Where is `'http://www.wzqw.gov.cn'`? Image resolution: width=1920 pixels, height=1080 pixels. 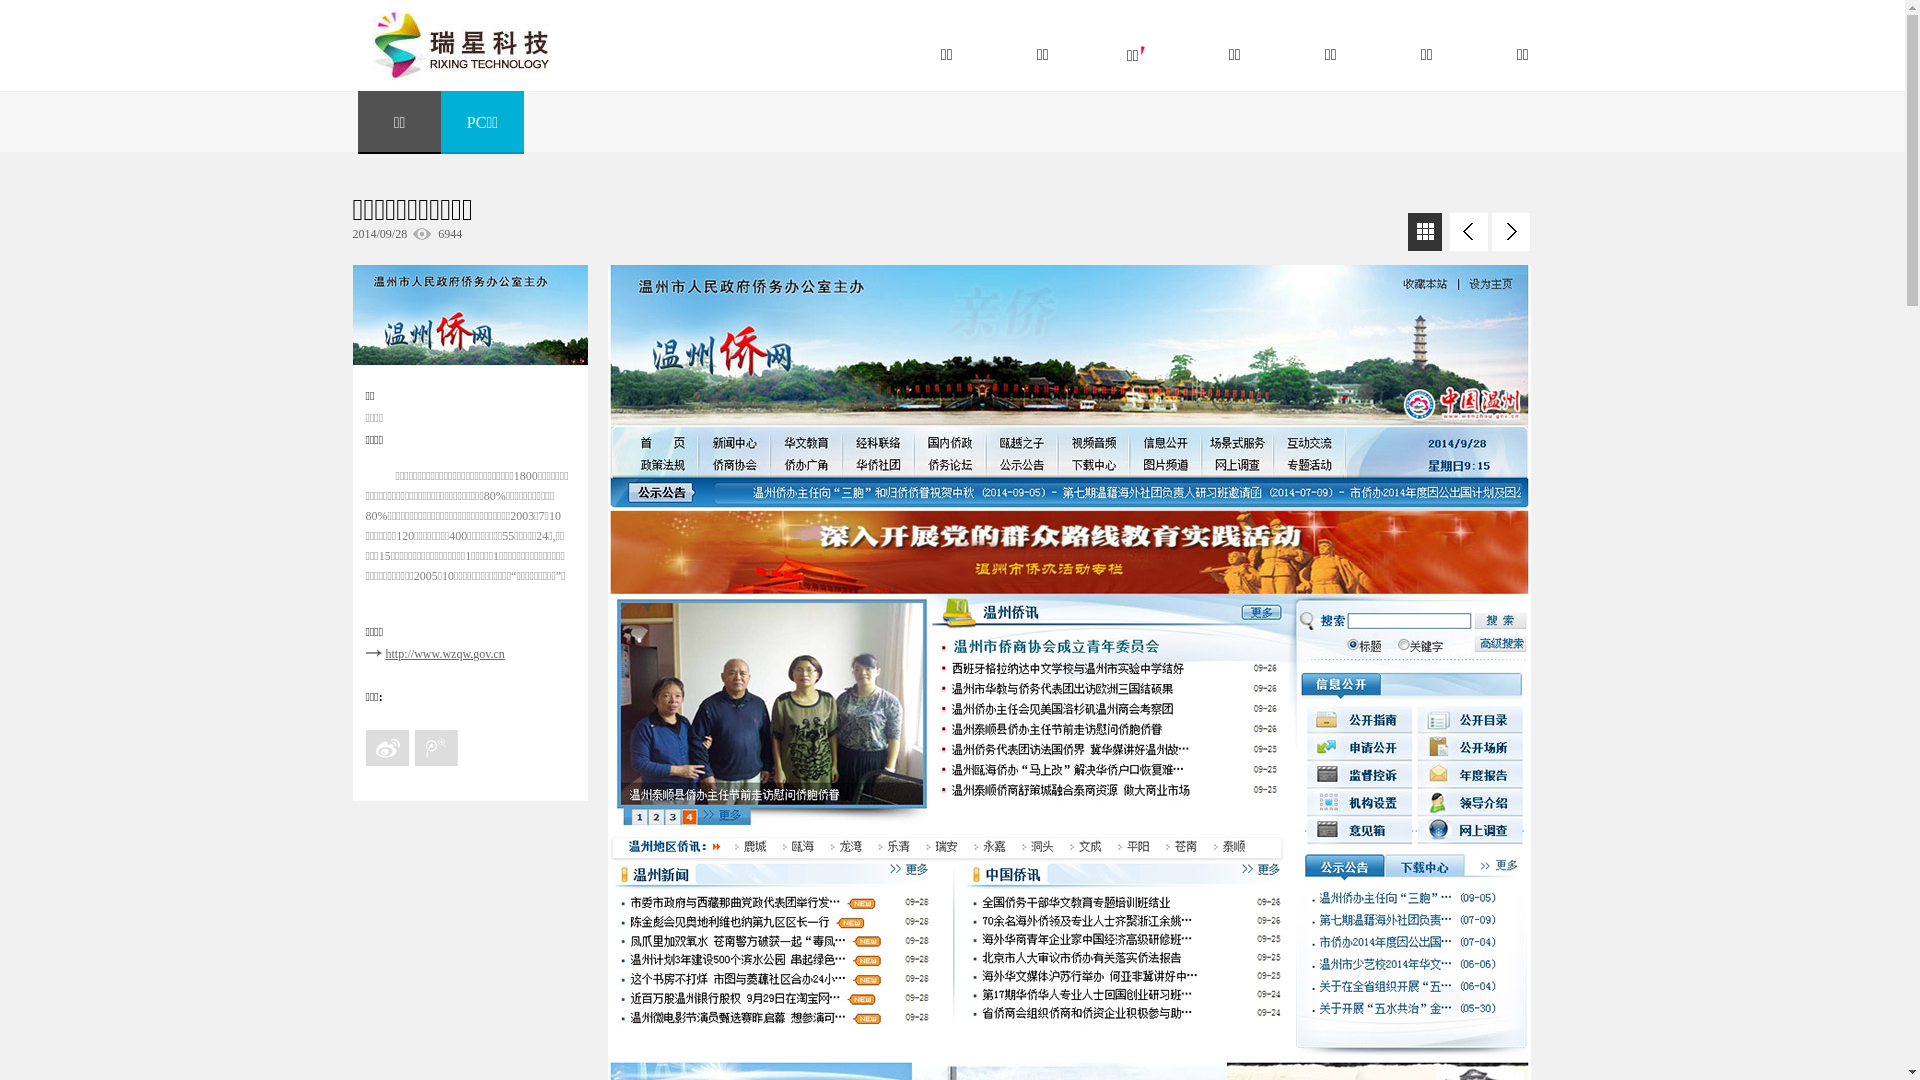 'http://www.wzqw.gov.cn' is located at coordinates (444, 654).